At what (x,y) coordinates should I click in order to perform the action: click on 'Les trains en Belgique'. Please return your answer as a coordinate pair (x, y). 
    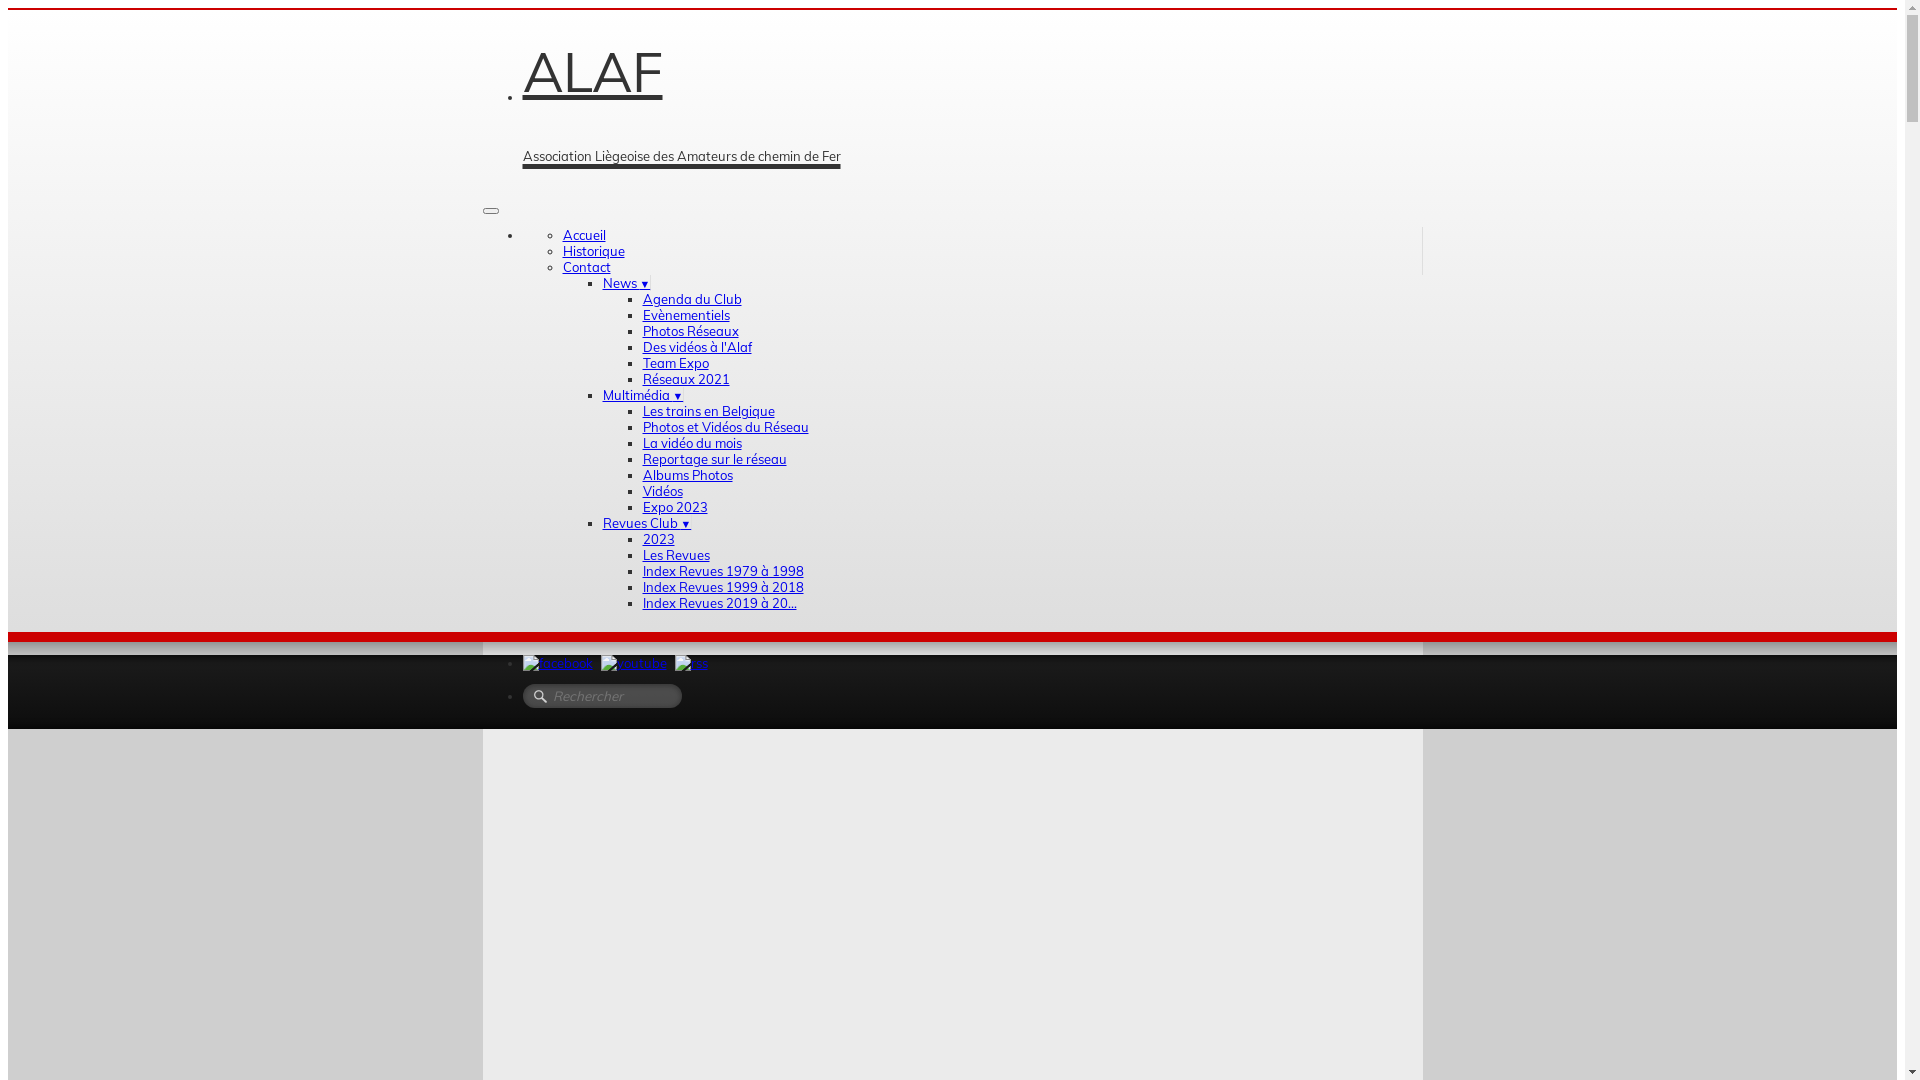
    Looking at the image, I should click on (642, 410).